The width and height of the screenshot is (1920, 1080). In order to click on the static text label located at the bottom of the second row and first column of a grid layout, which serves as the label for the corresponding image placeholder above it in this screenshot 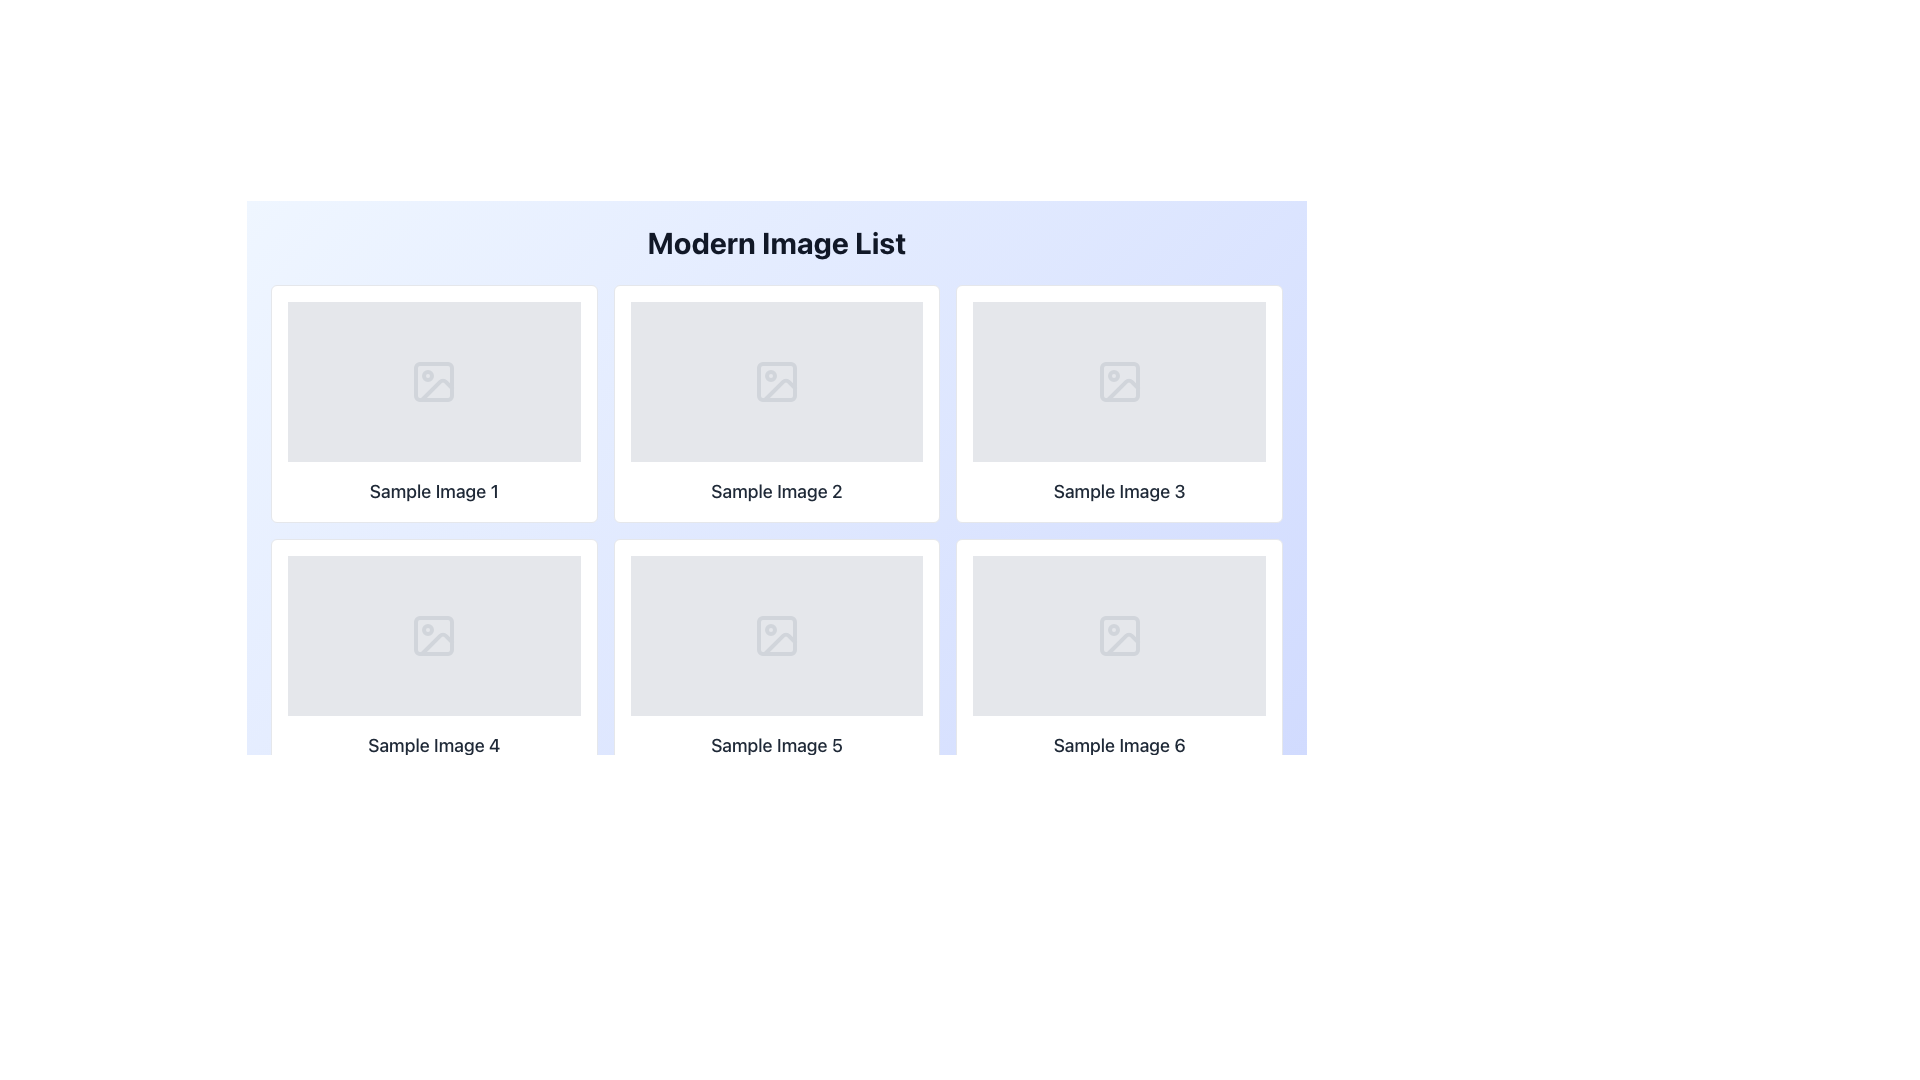, I will do `click(433, 745)`.